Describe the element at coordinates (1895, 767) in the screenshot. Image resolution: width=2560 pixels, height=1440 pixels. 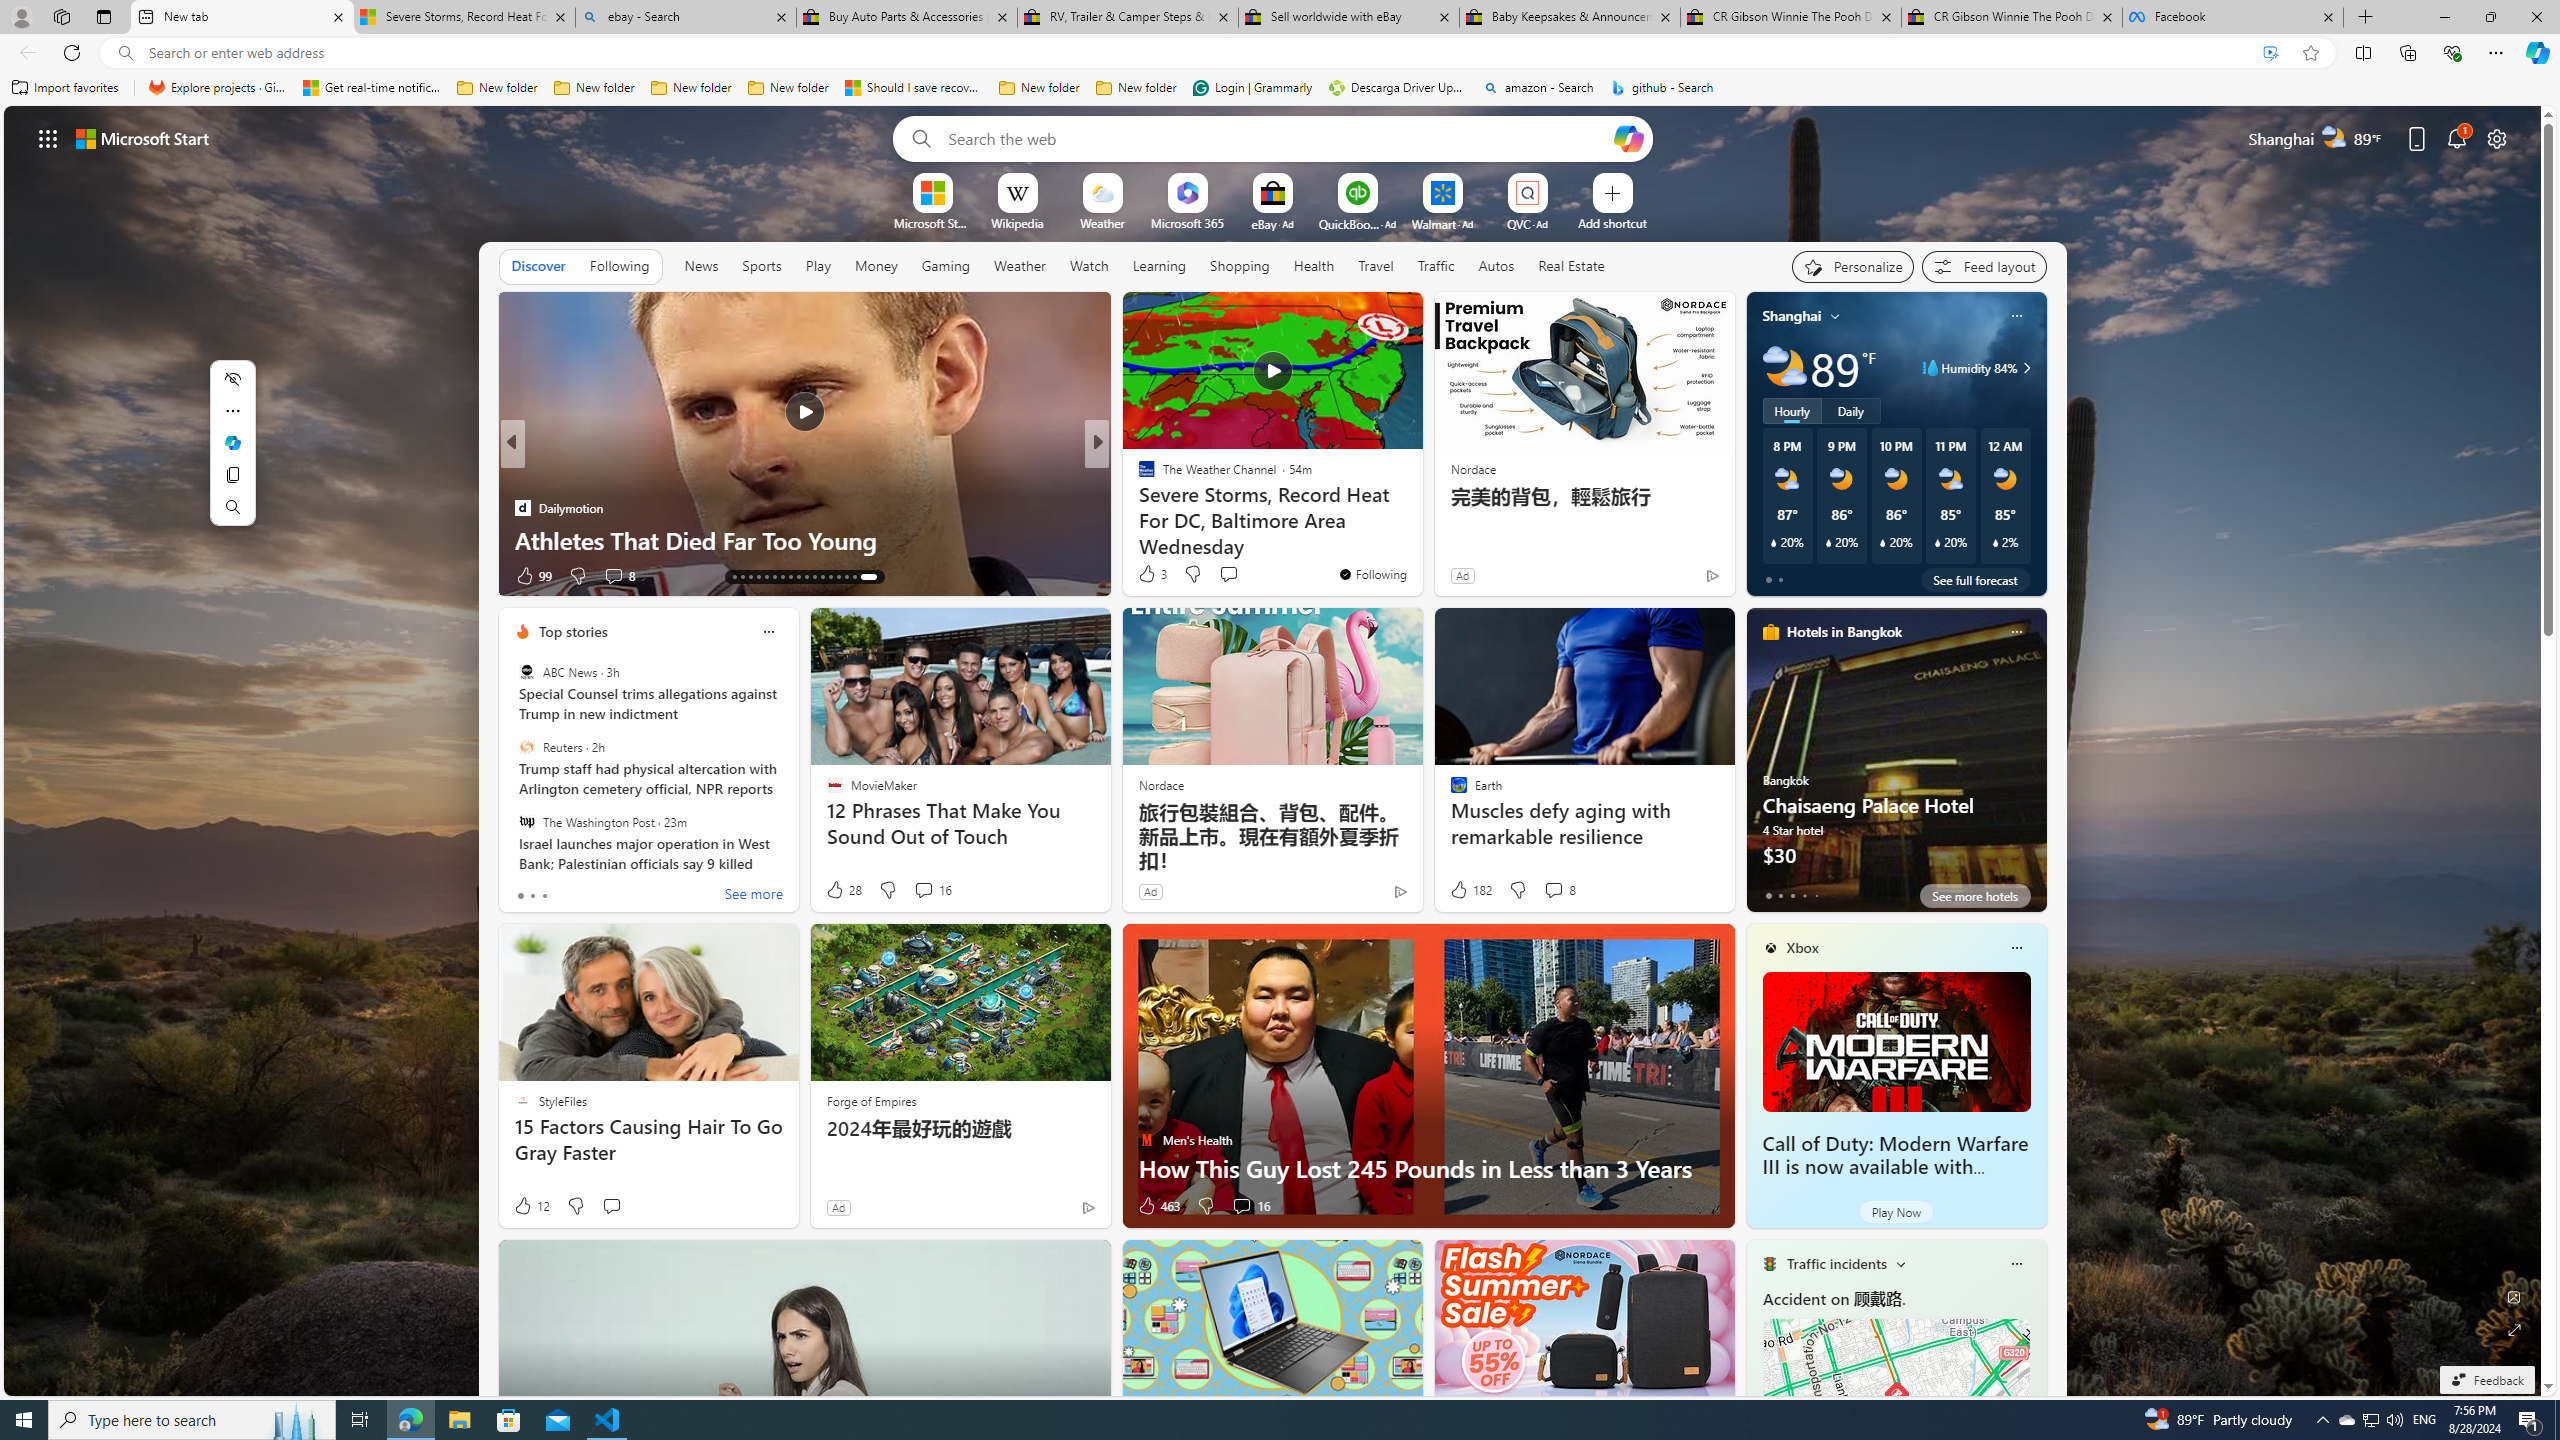
I see `'Chaisaeng Palace Hotel'` at that location.